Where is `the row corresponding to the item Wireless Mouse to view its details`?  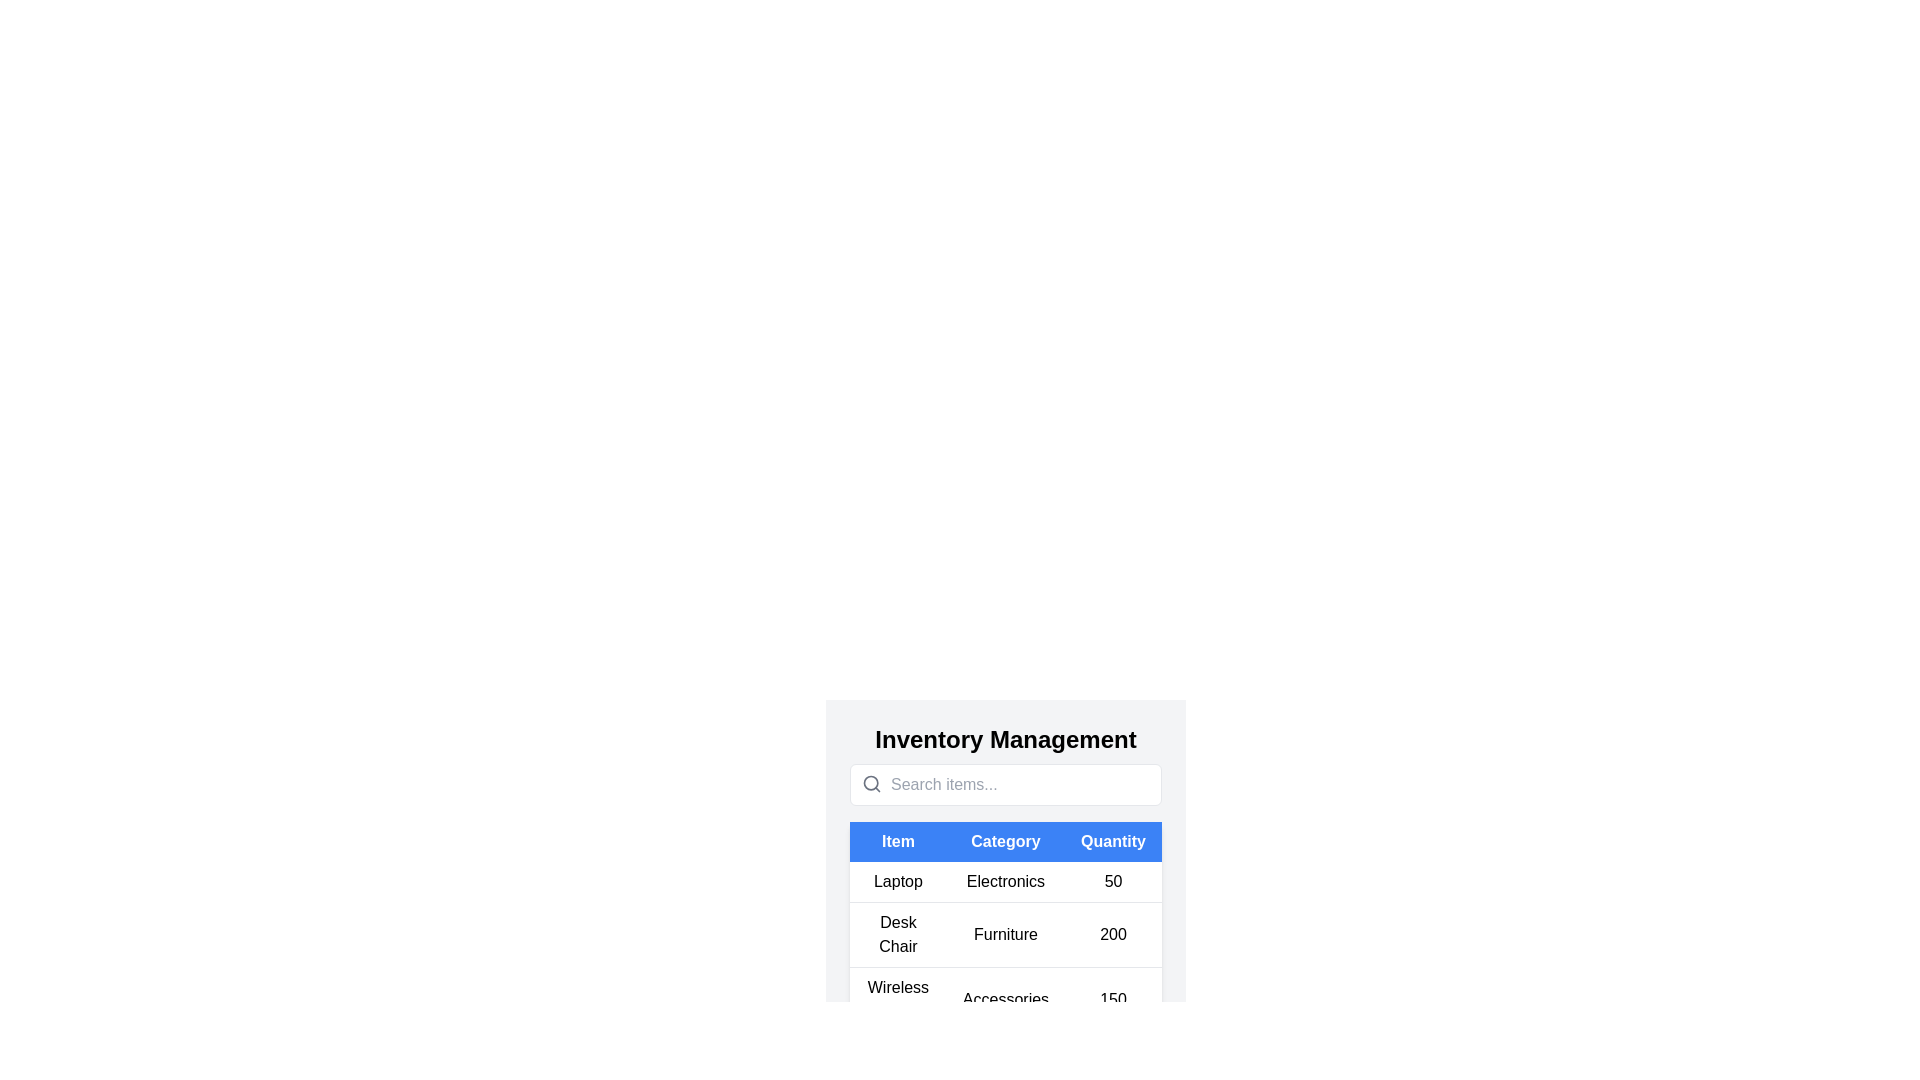 the row corresponding to the item Wireless Mouse to view its details is located at coordinates (1006, 999).